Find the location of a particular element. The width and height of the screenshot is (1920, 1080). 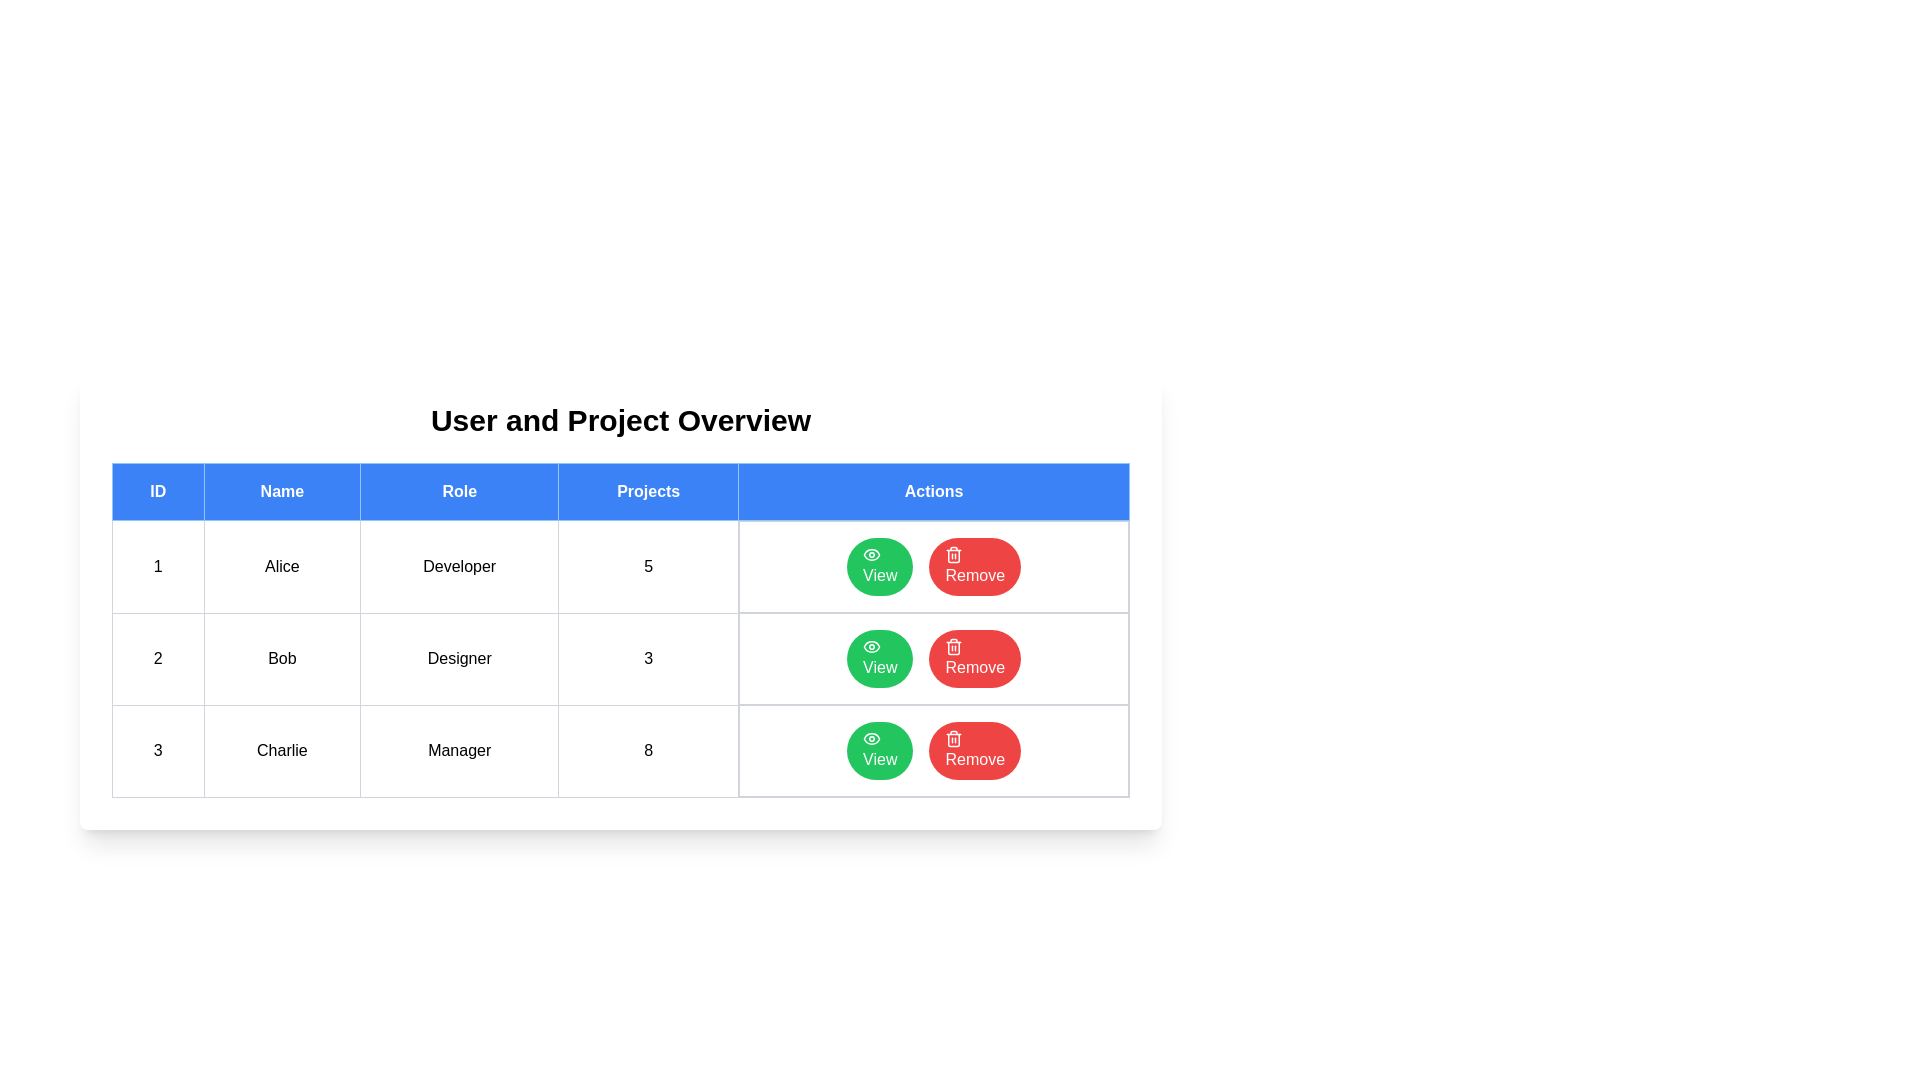

the row corresponding to 1 is located at coordinates (619, 566).